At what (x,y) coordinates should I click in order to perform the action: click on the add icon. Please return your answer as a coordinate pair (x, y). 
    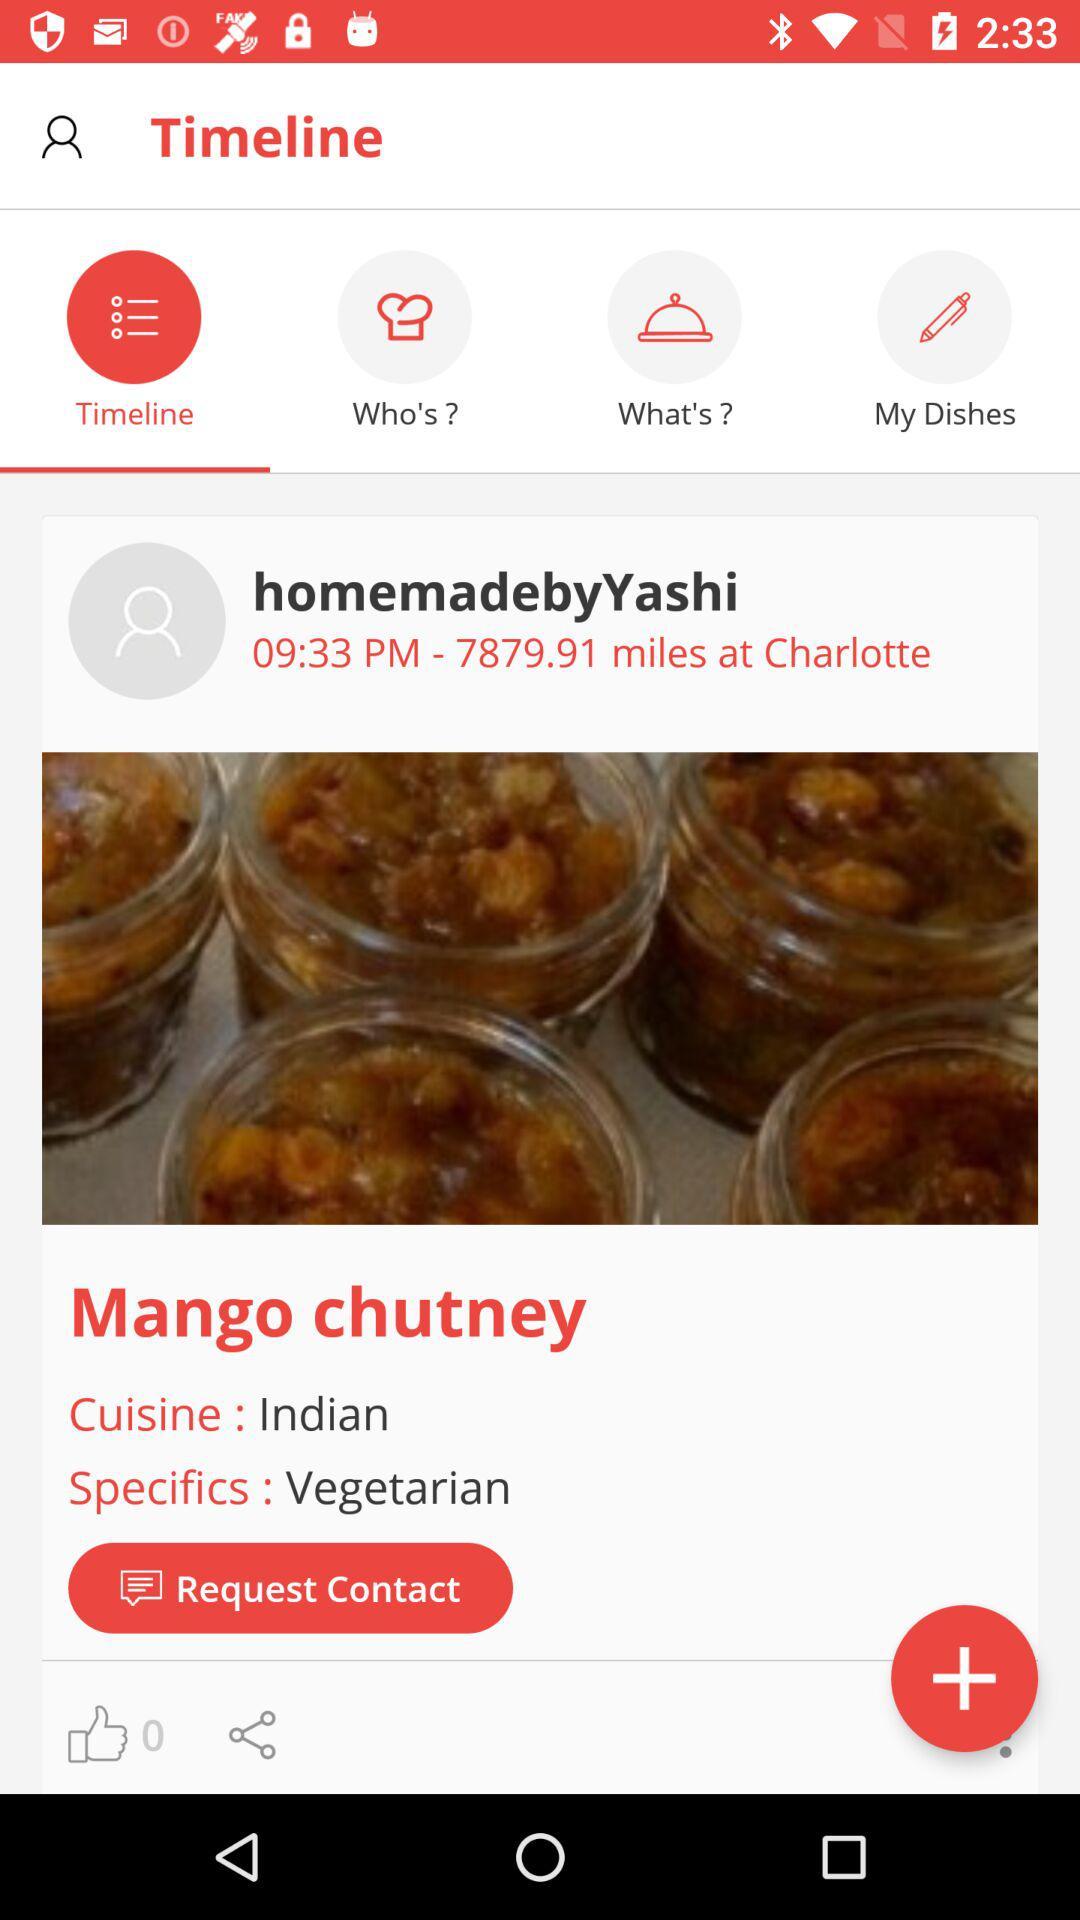
    Looking at the image, I should click on (963, 1678).